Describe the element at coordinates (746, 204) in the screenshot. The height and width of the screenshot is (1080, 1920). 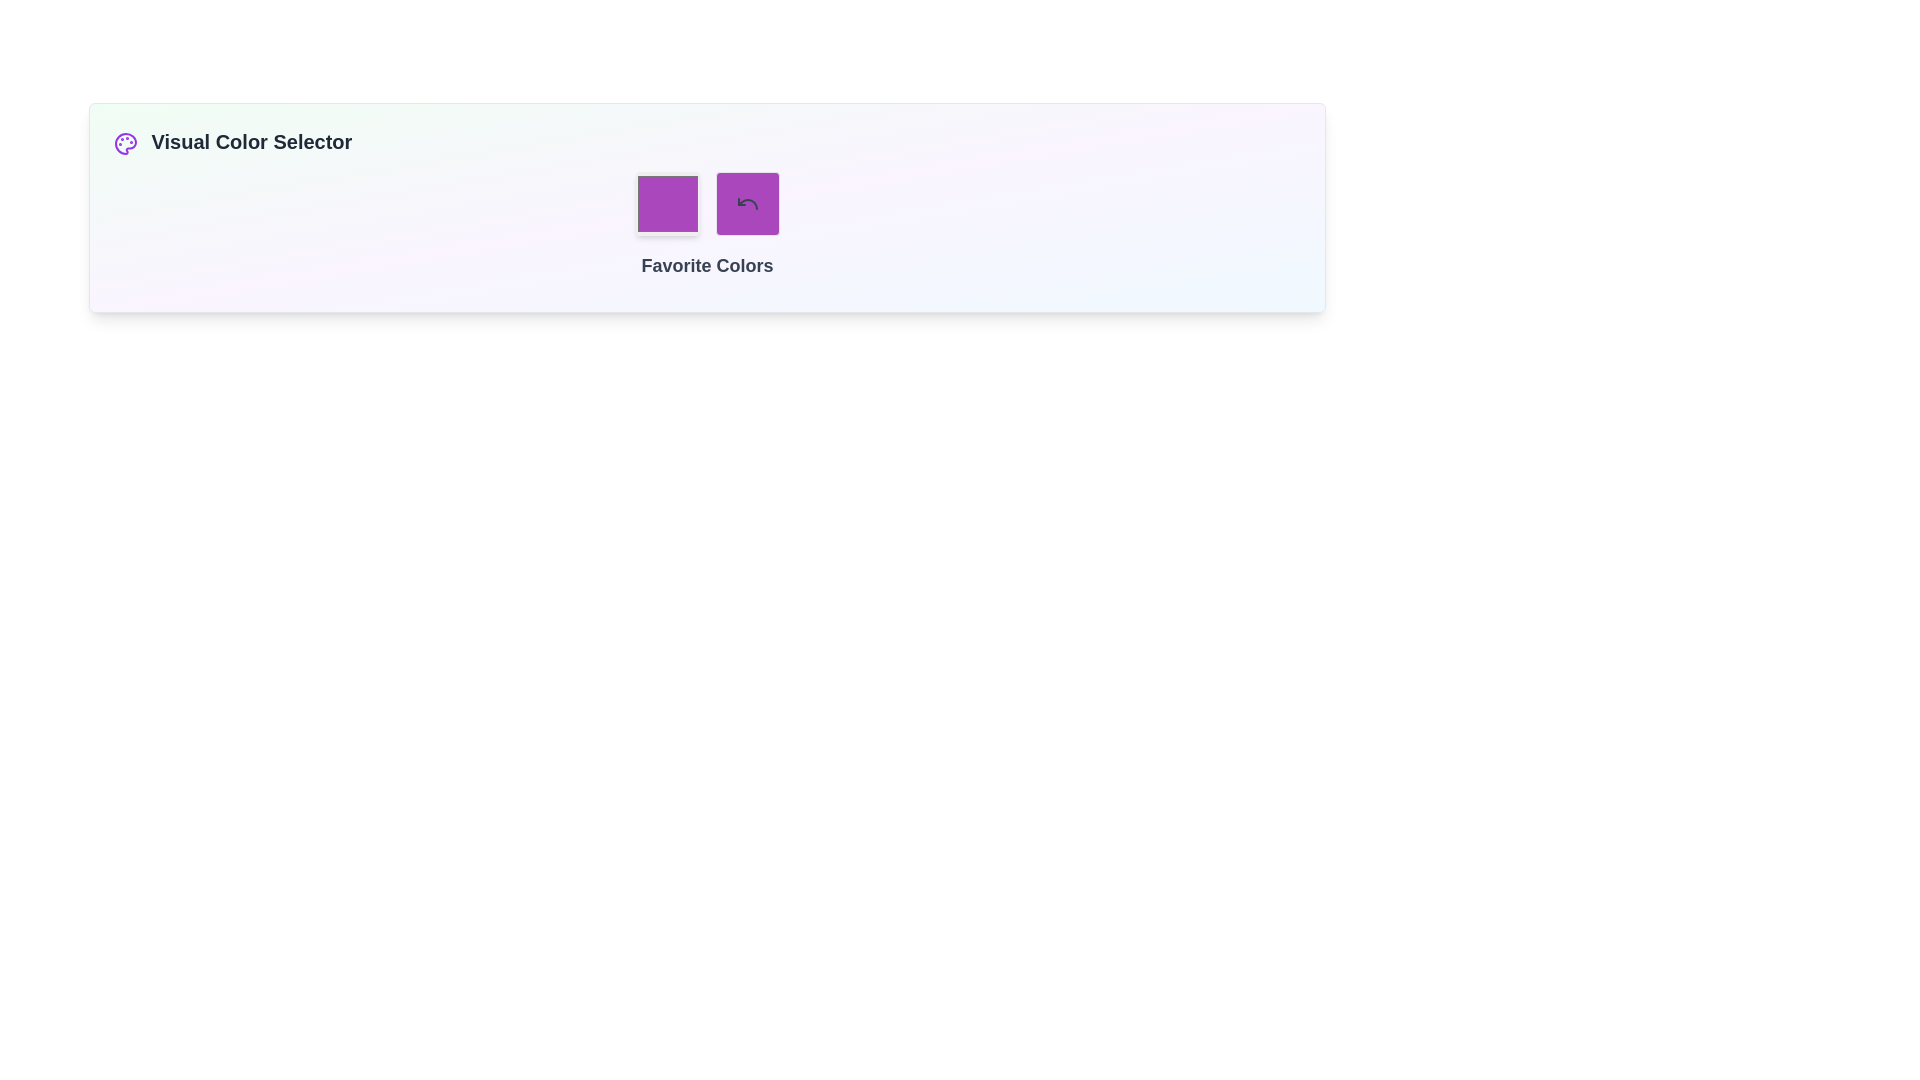
I see `the reset or undo button located to the right of the purple square in the 'Favorite Colors' section` at that location.